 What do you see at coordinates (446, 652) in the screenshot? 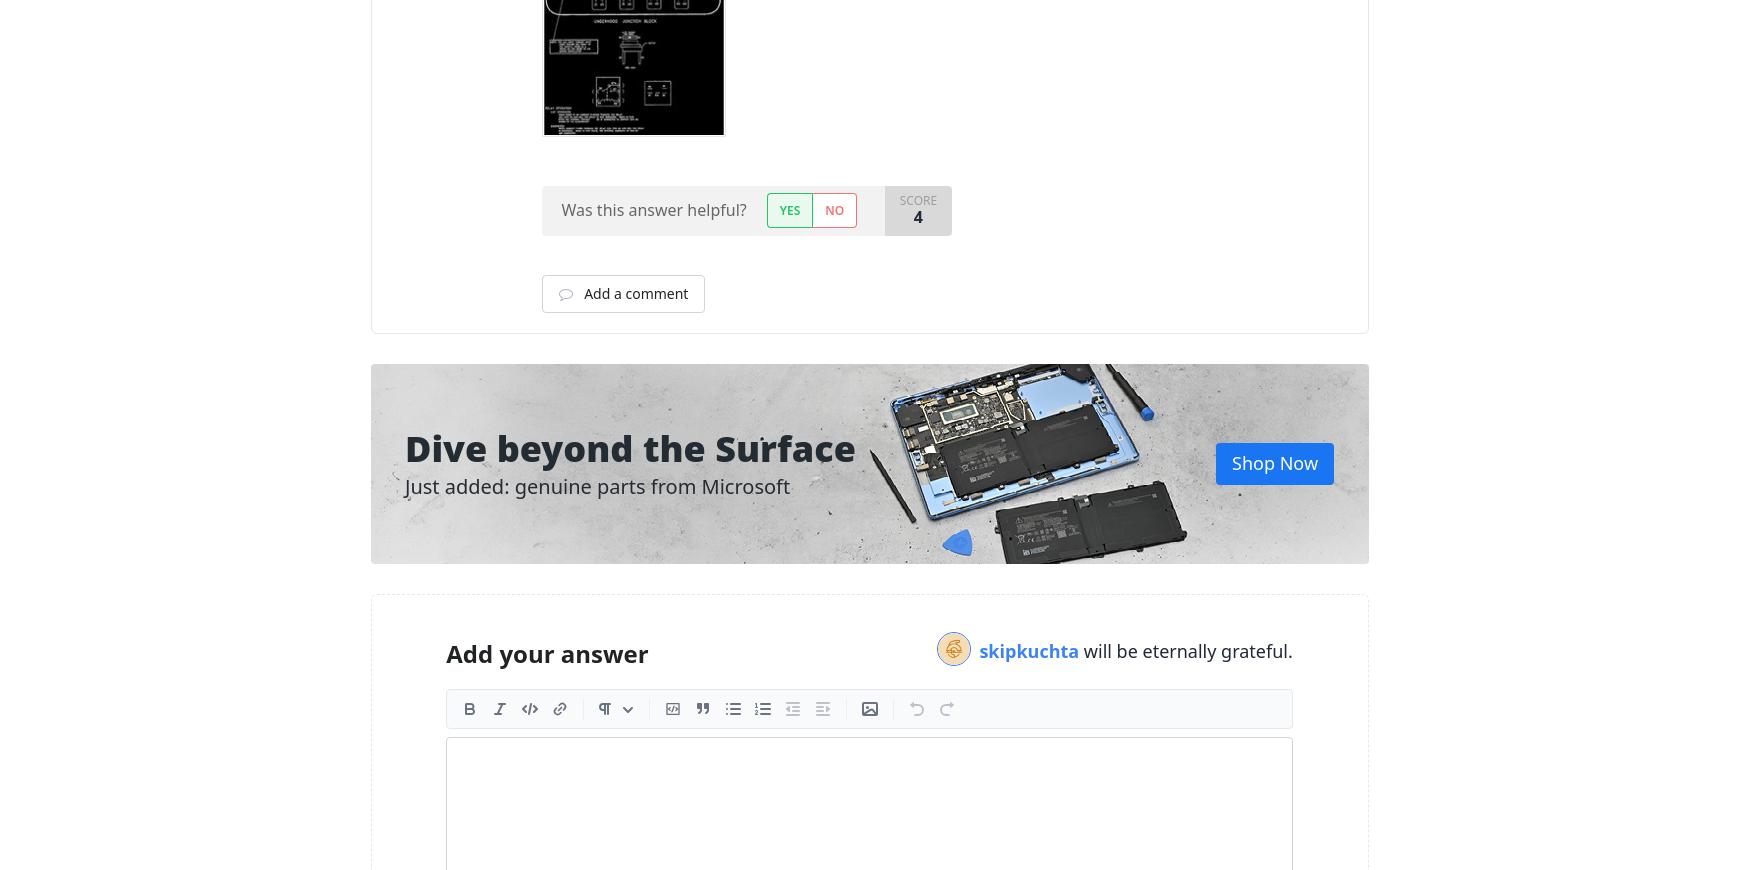
I see `'Add your answer'` at bounding box center [446, 652].